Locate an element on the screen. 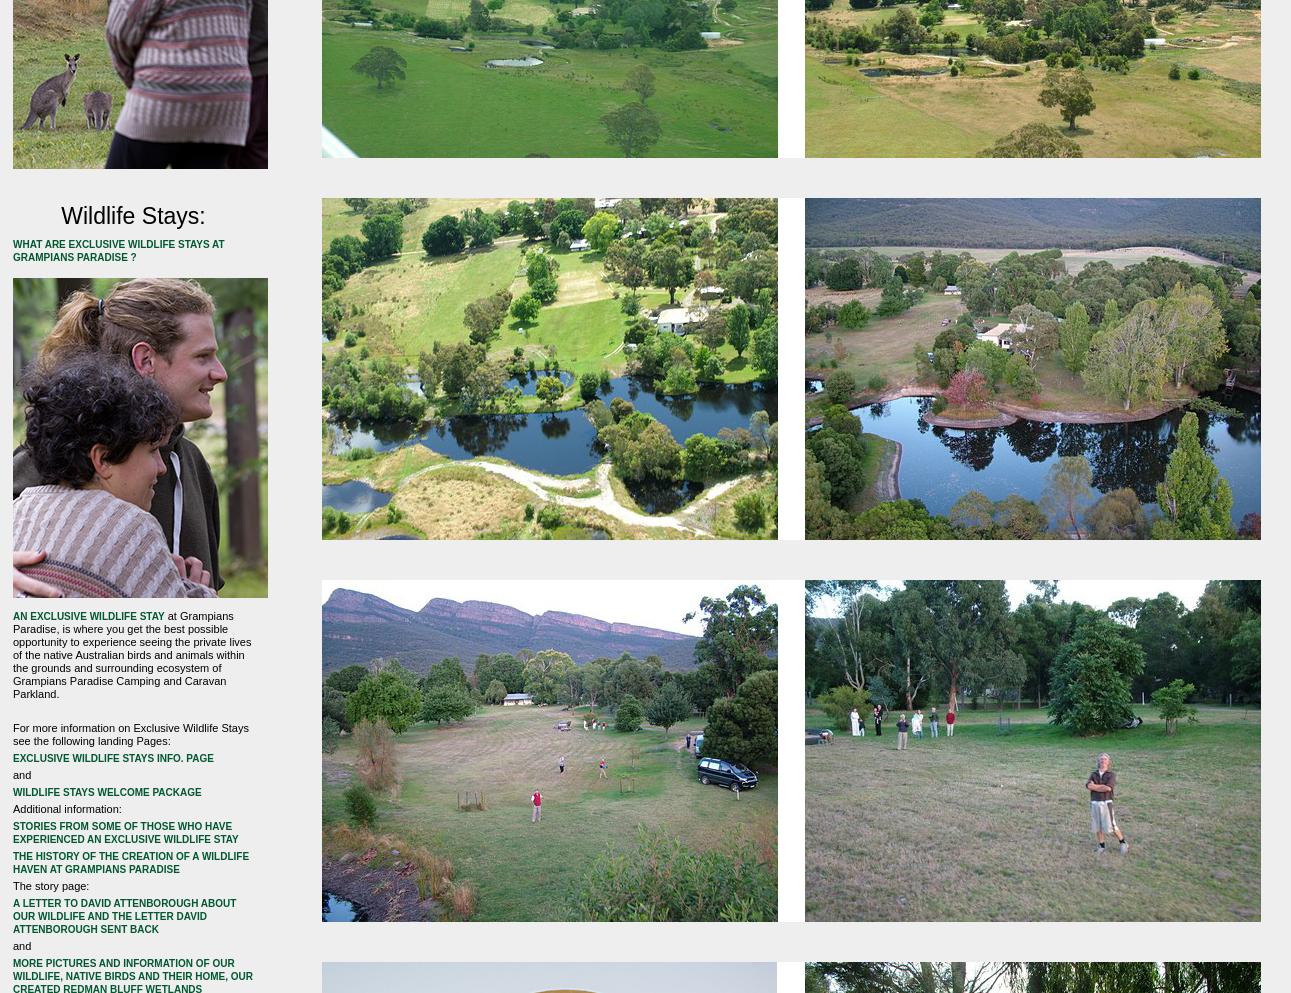 The width and height of the screenshot is (1291, 993). 'Wildlife Stays:' is located at coordinates (131, 214).